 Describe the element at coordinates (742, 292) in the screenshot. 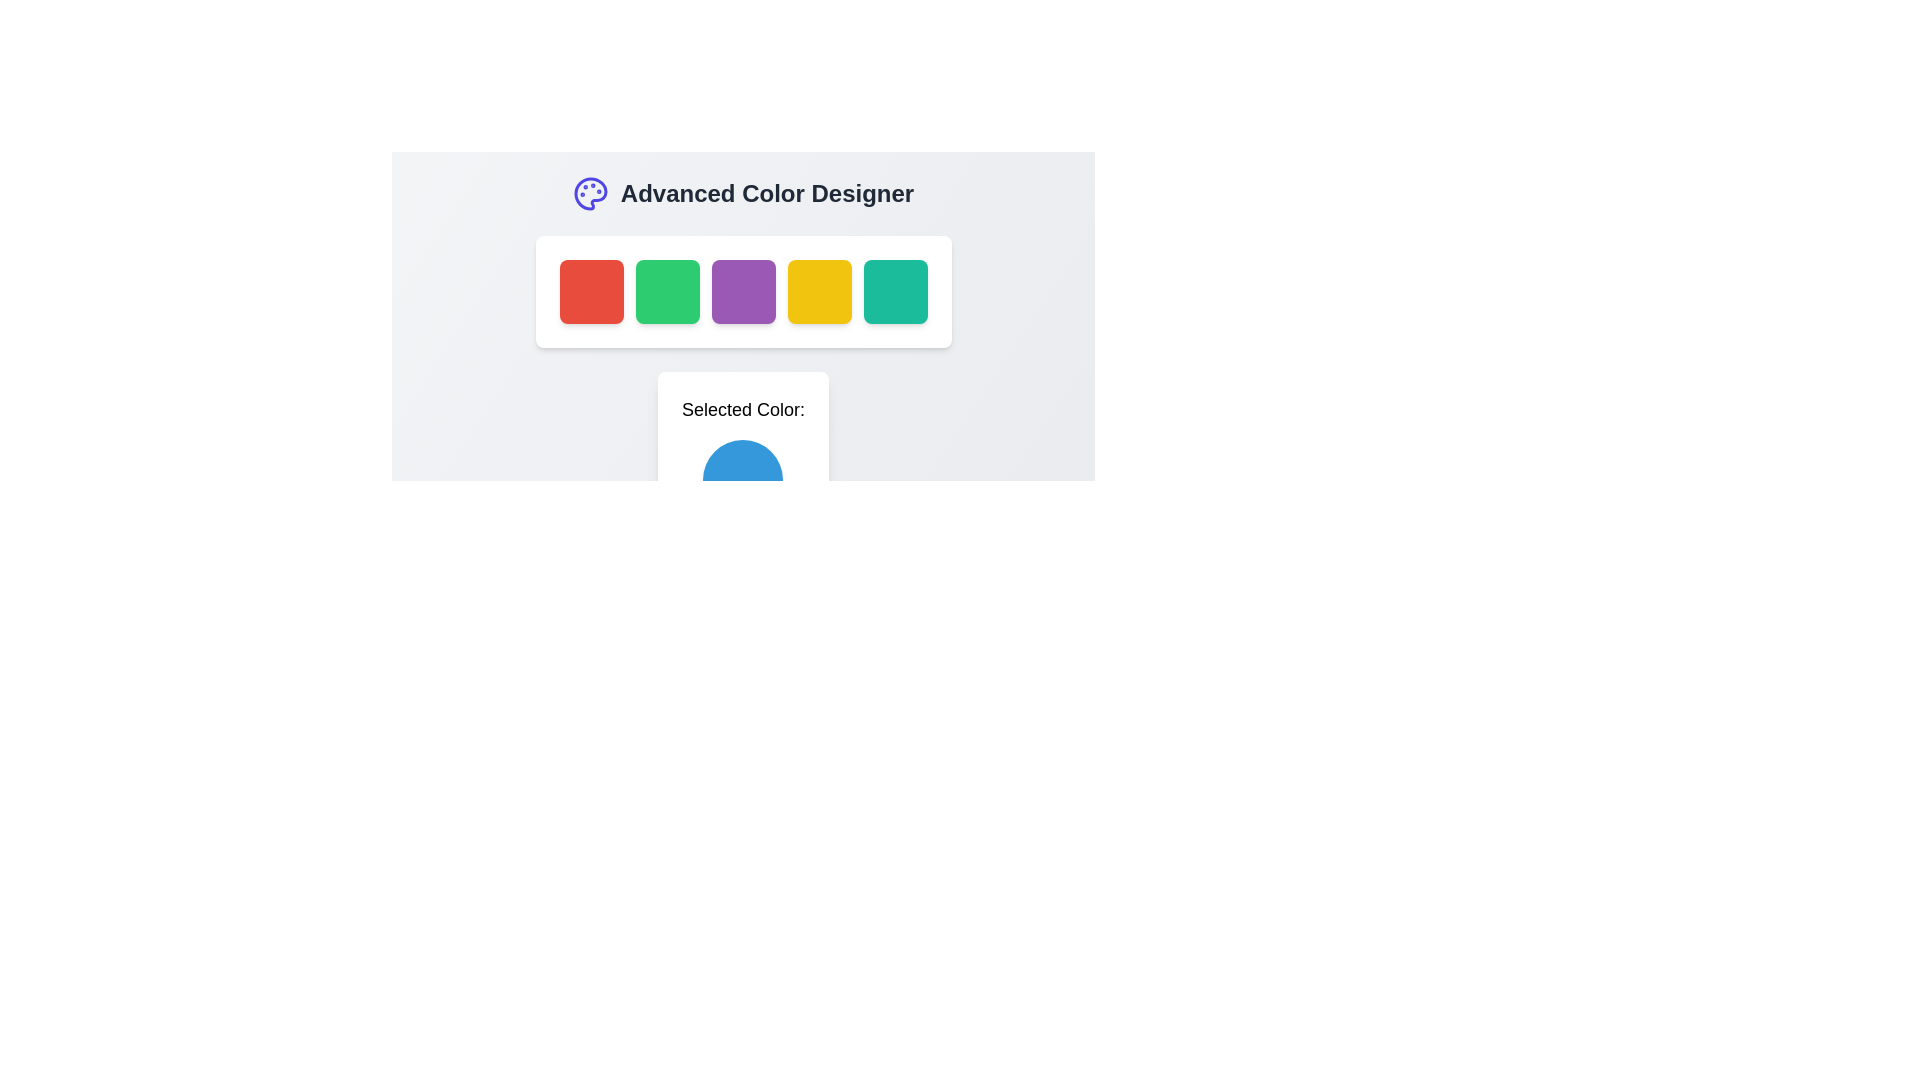

I see `the selectable visual indicator located in the center position of a sequence of five squares` at that location.